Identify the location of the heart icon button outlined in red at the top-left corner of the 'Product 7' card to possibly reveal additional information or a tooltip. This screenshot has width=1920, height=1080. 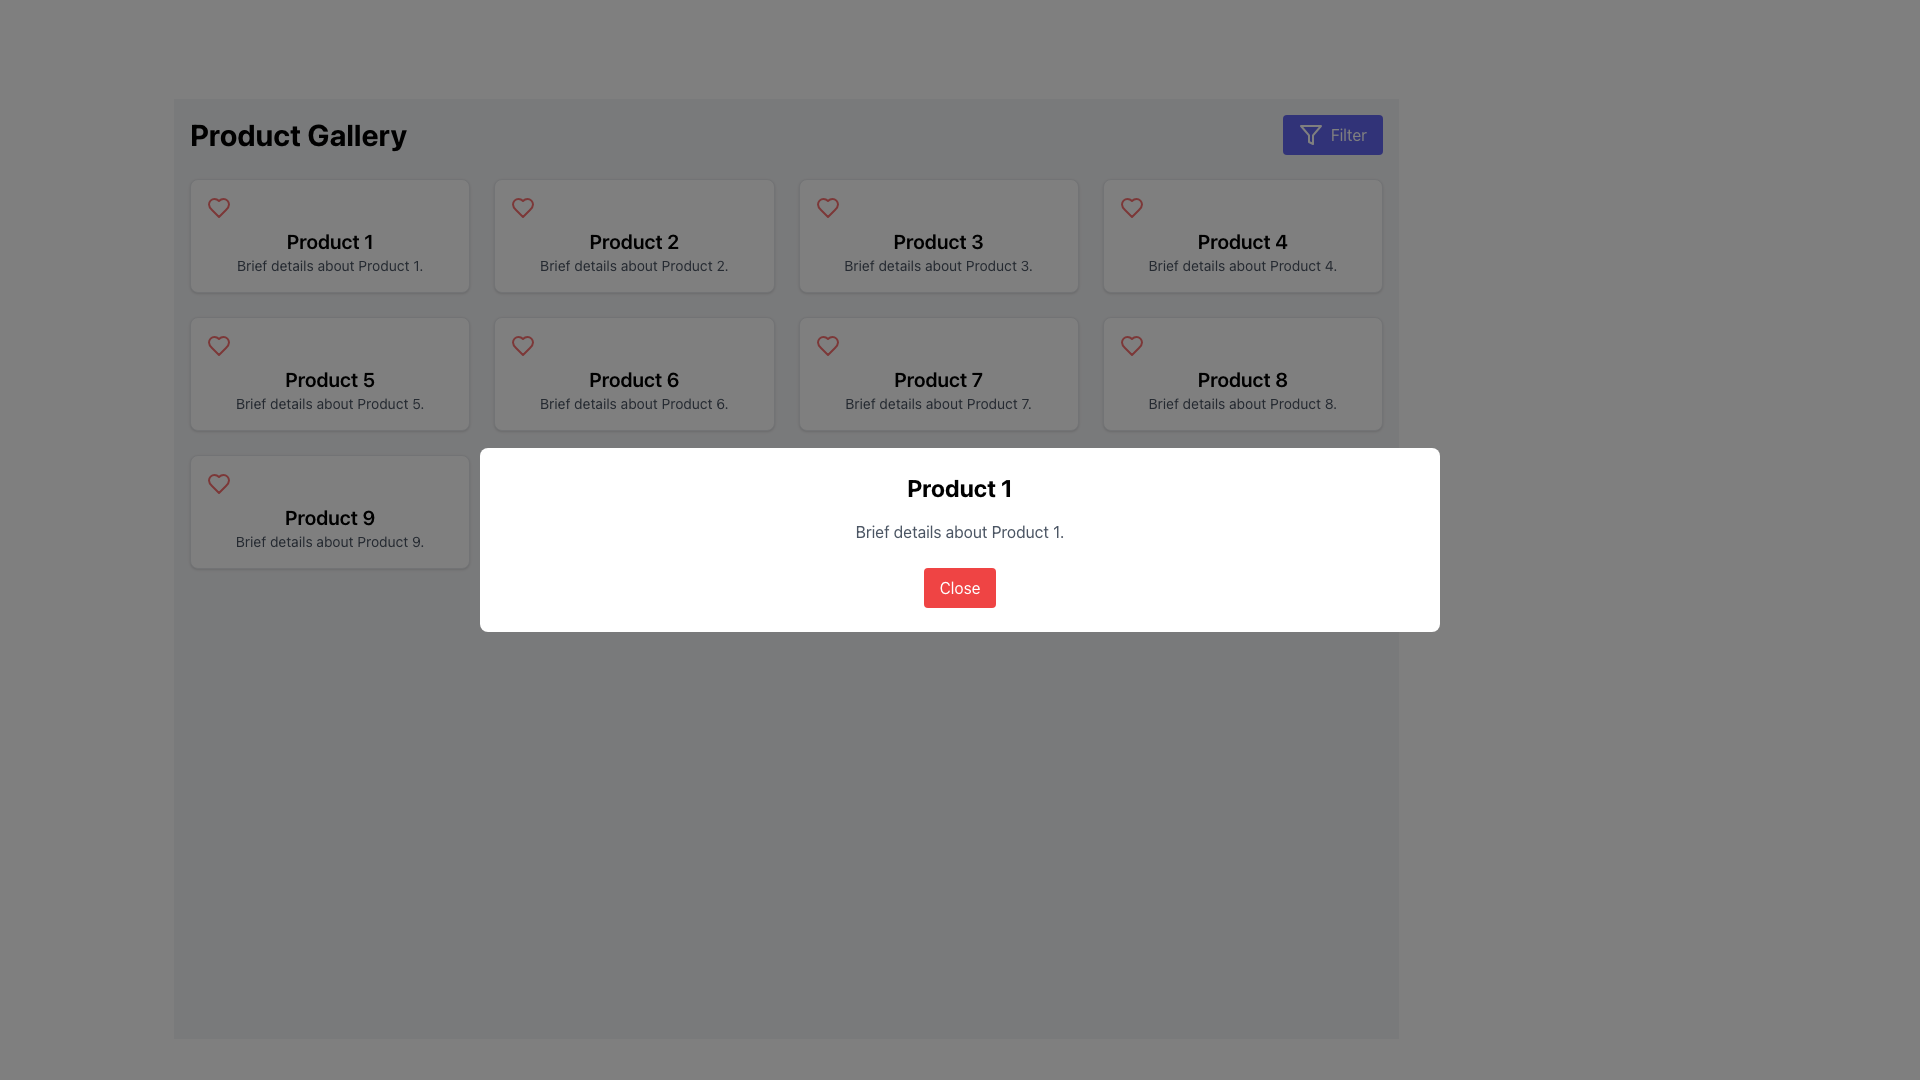
(827, 345).